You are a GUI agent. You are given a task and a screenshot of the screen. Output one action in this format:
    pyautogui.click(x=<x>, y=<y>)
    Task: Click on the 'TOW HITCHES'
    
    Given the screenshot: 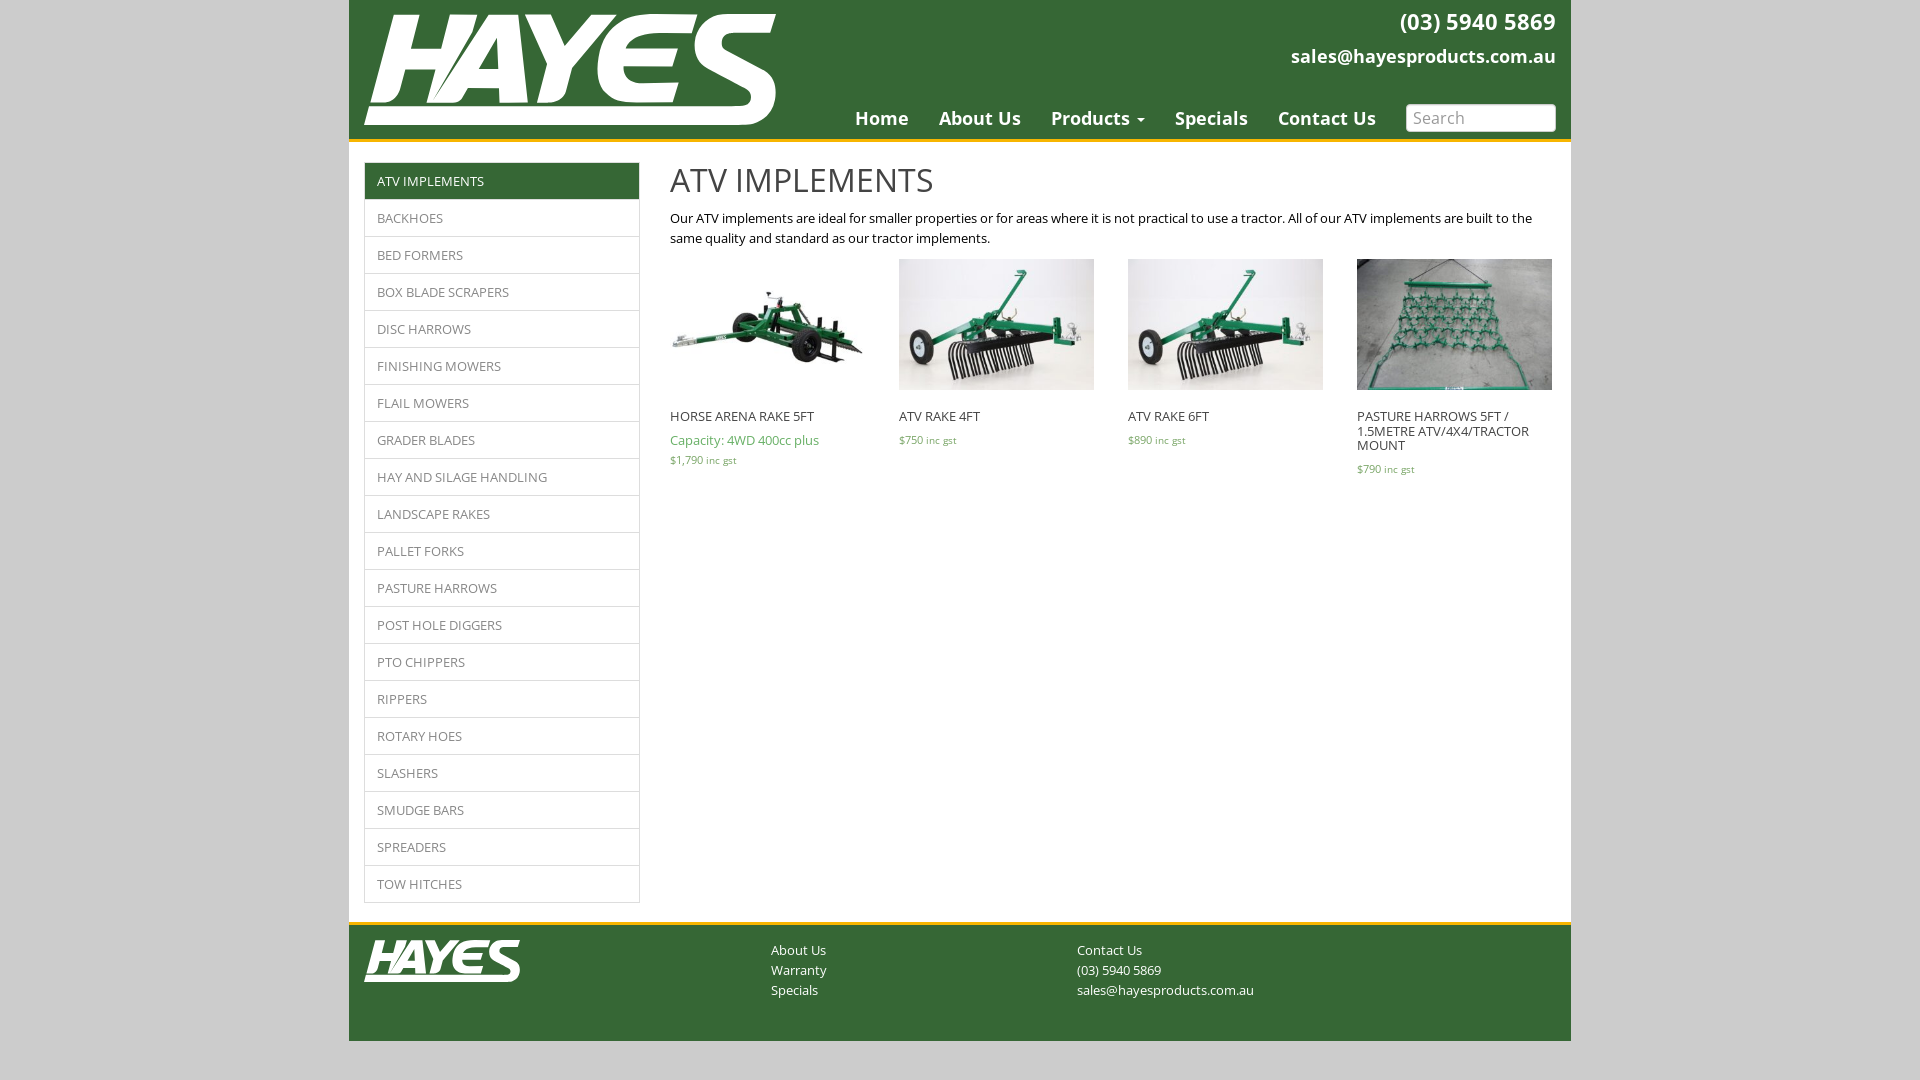 What is the action you would take?
    pyautogui.click(x=502, y=882)
    